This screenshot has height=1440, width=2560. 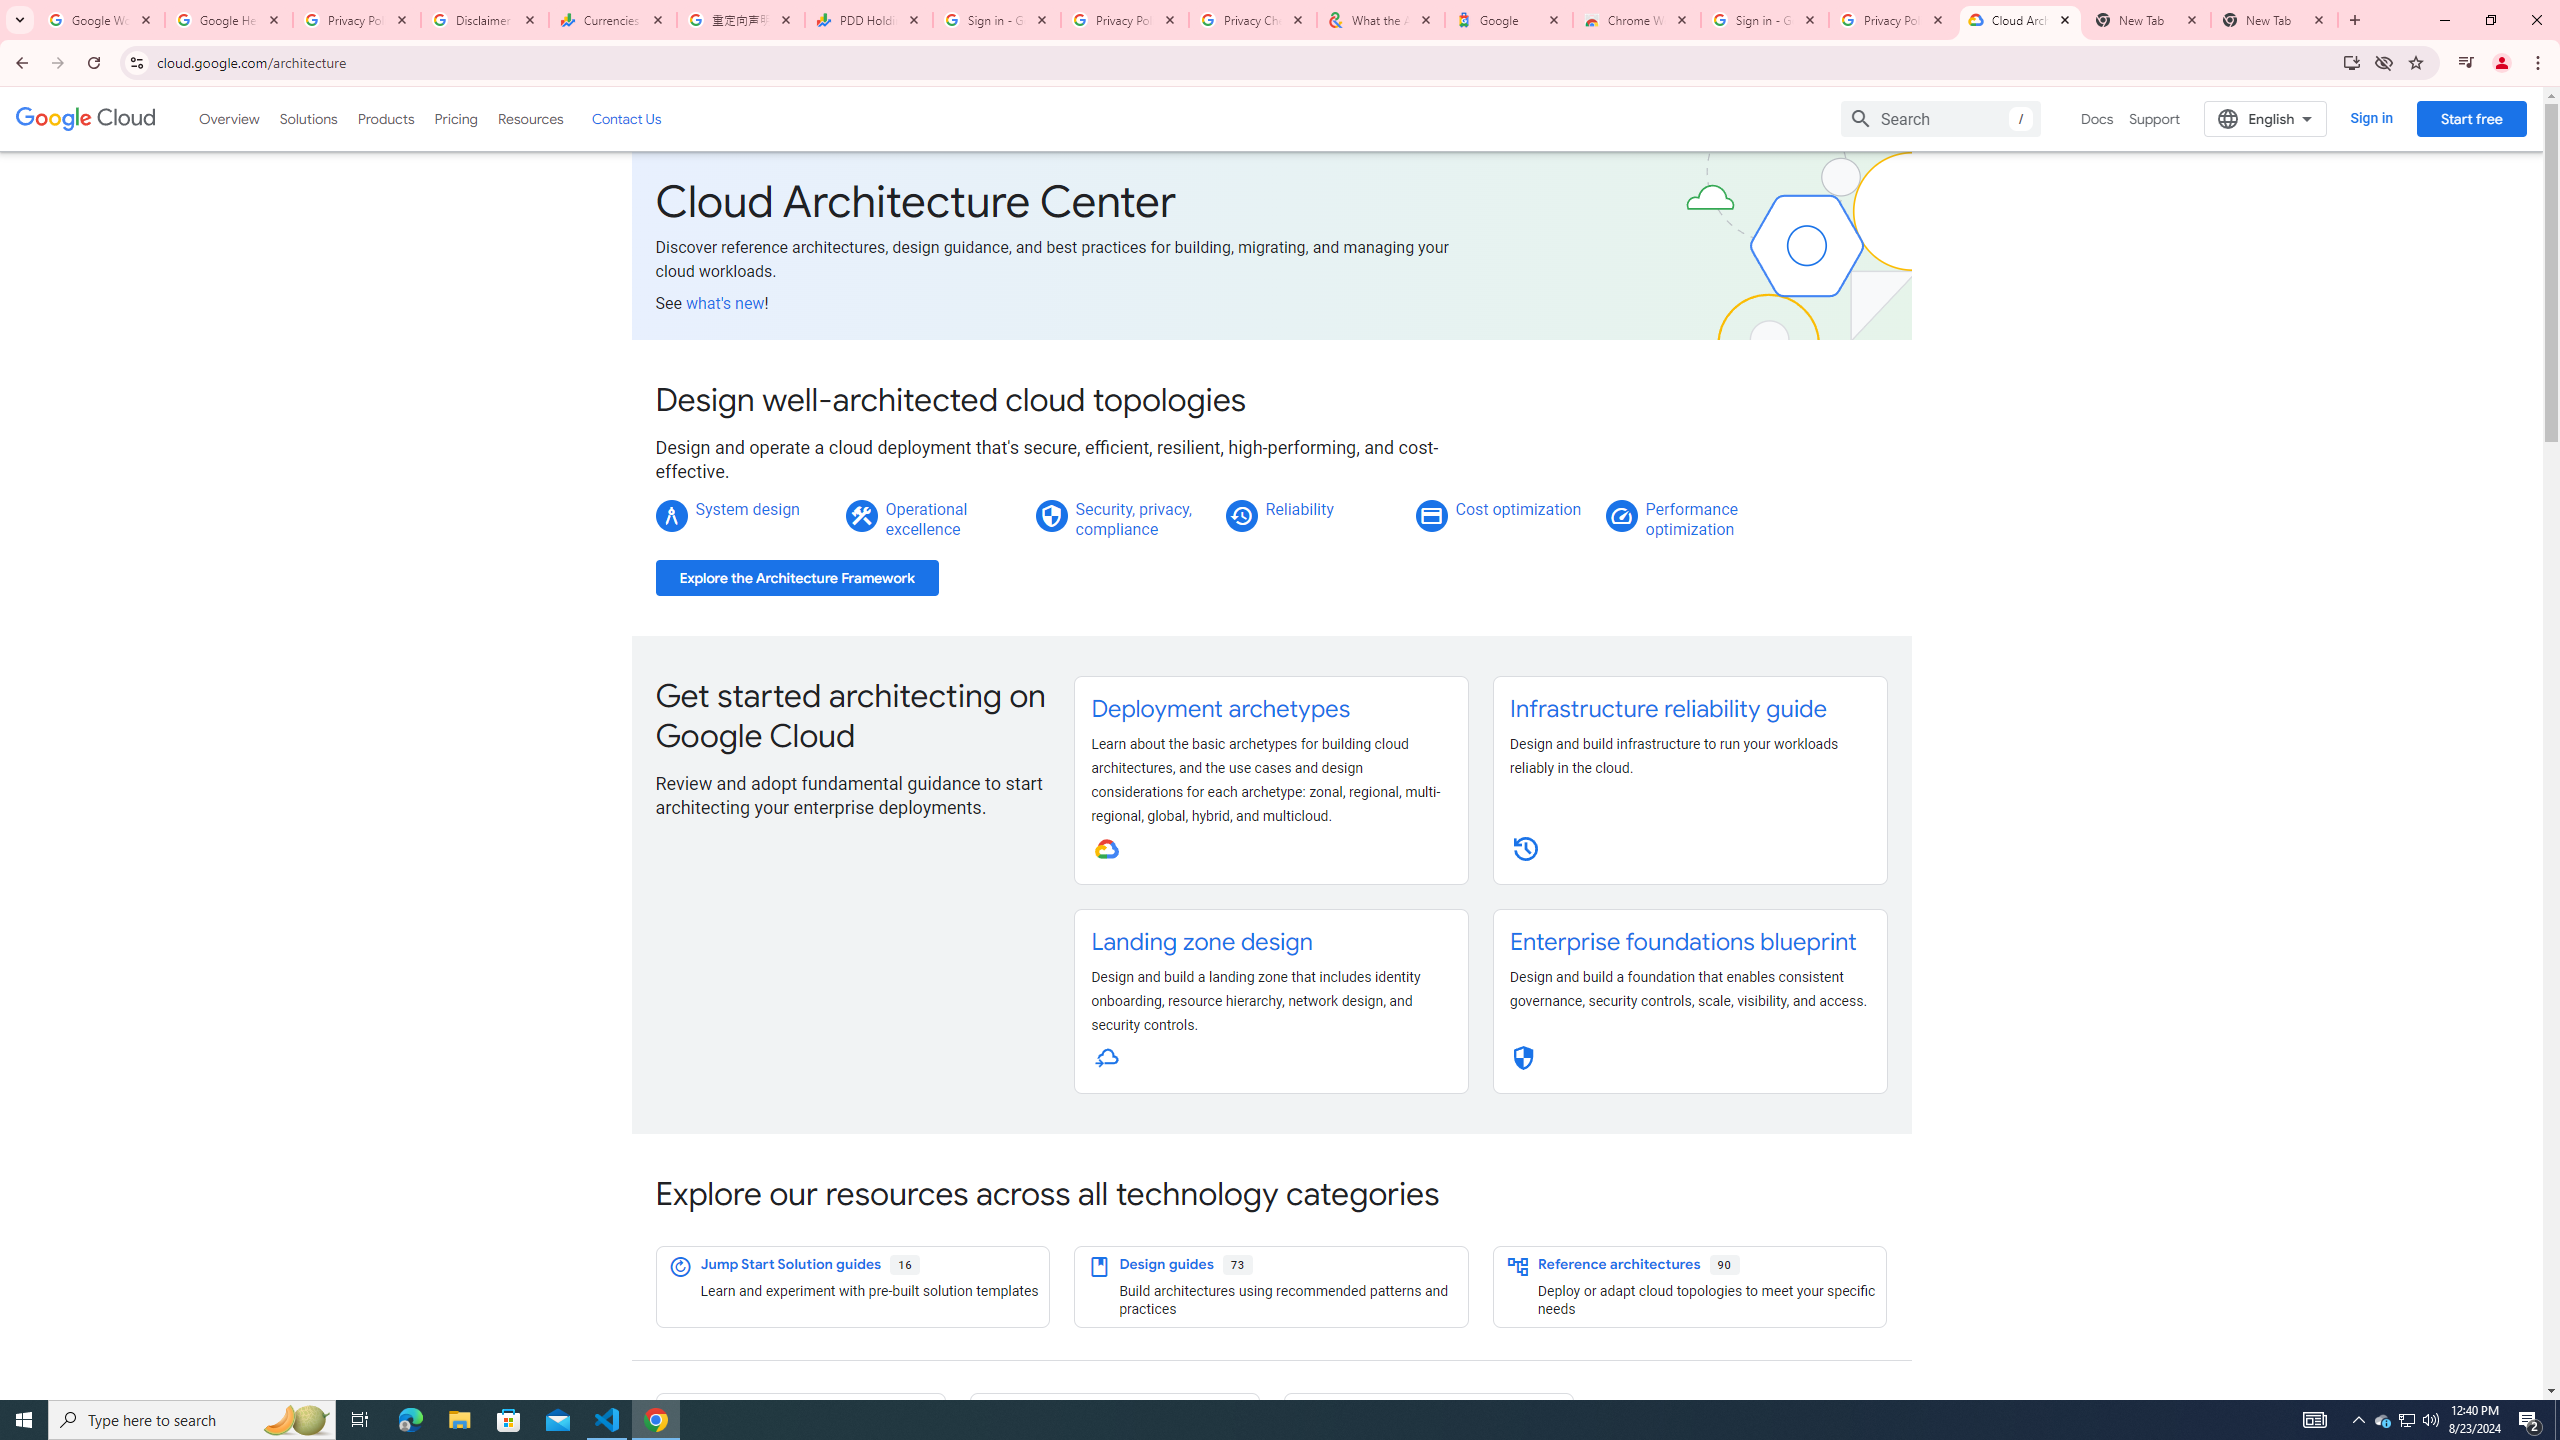 I want to click on 'Support', so click(x=2155, y=118).